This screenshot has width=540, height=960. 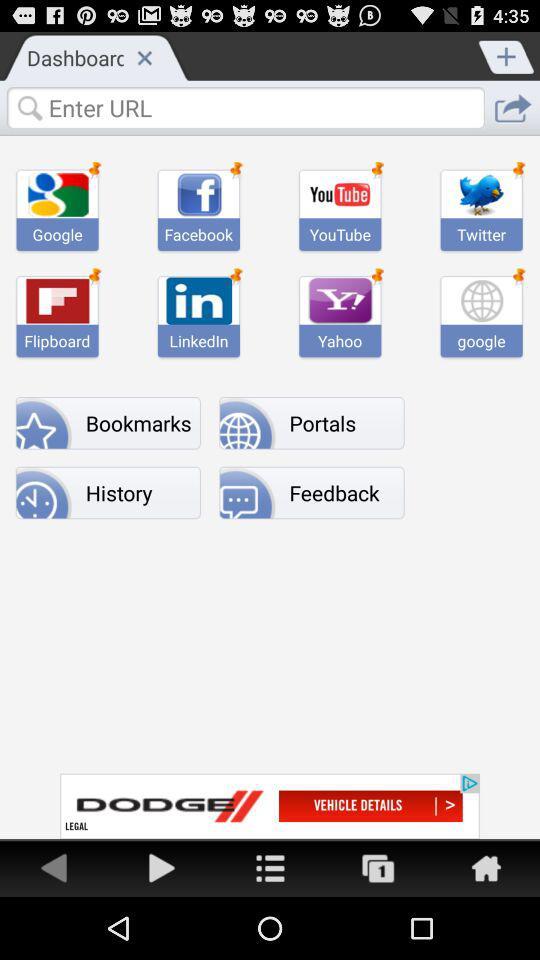 What do you see at coordinates (378, 866) in the screenshot?
I see `advertisement` at bounding box center [378, 866].